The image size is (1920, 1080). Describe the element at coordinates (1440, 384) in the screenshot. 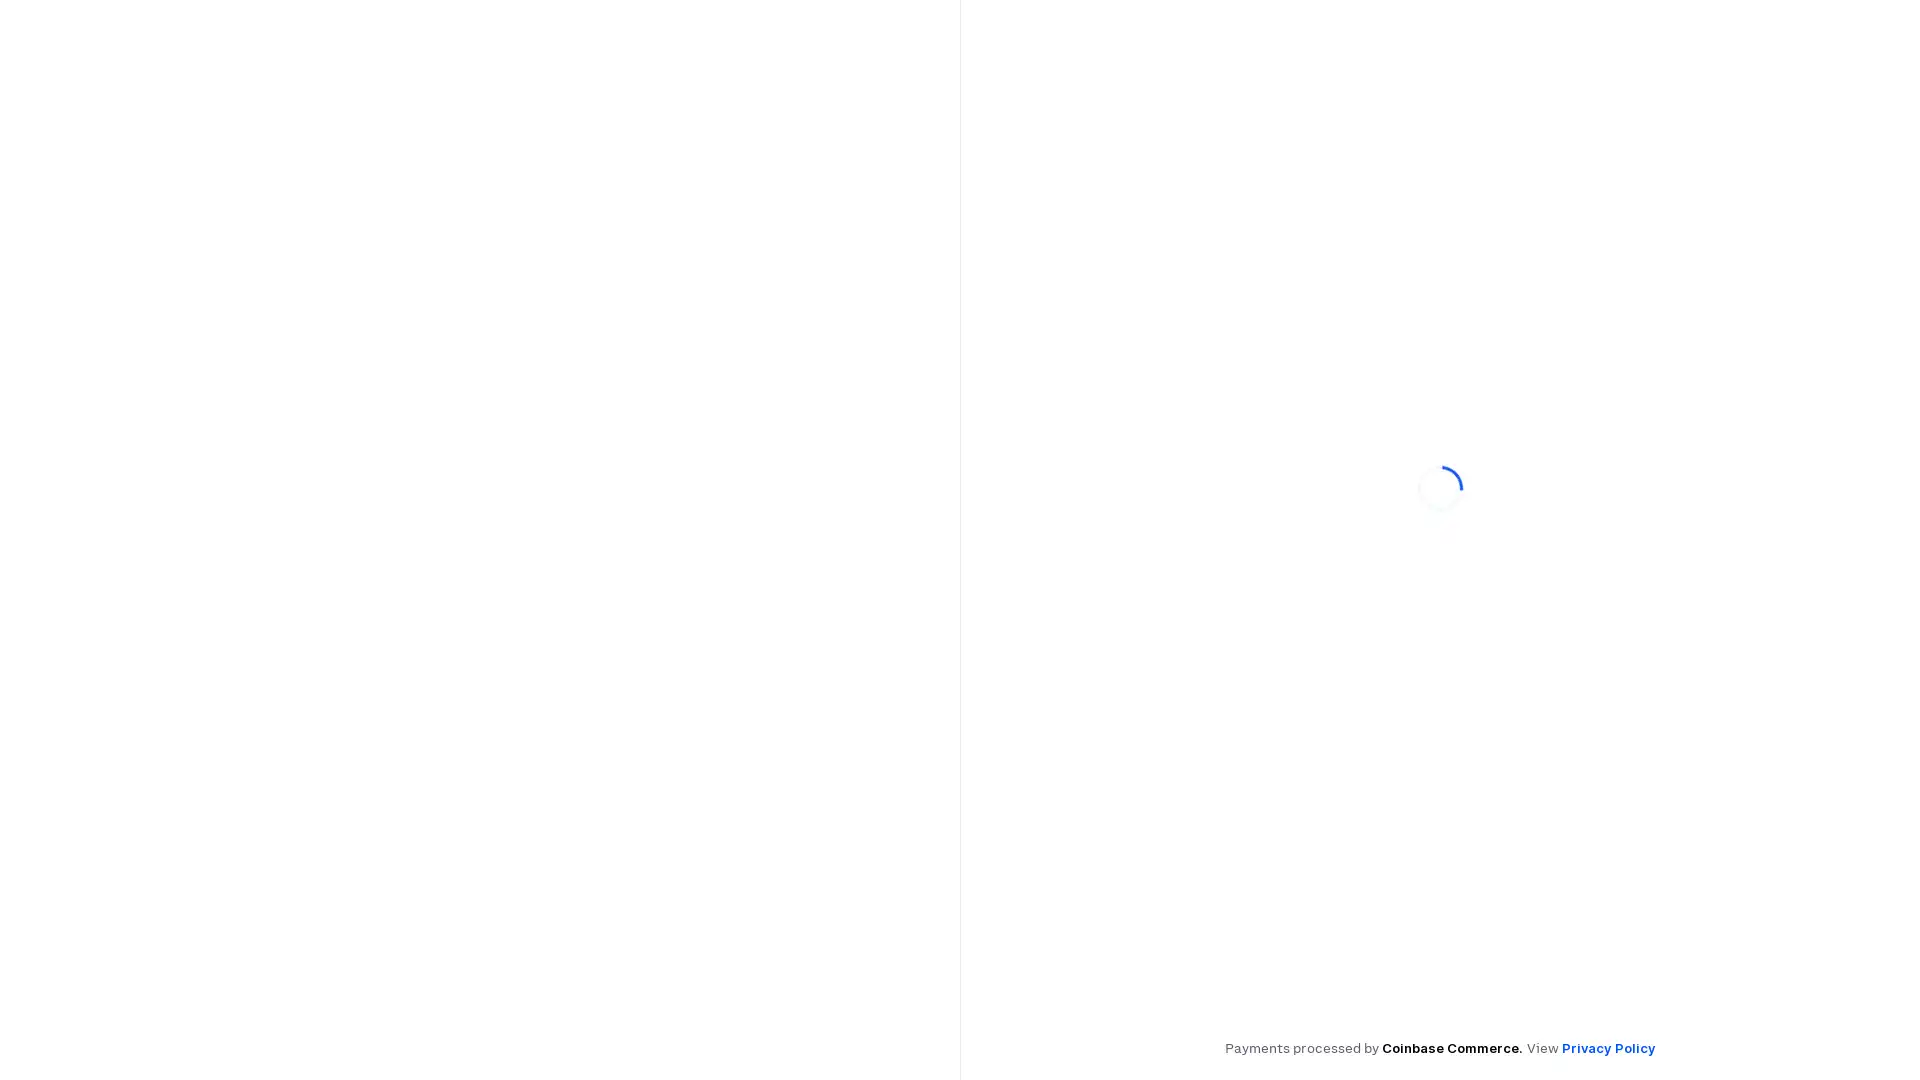

I see `Pay with Coinbase logo` at that location.